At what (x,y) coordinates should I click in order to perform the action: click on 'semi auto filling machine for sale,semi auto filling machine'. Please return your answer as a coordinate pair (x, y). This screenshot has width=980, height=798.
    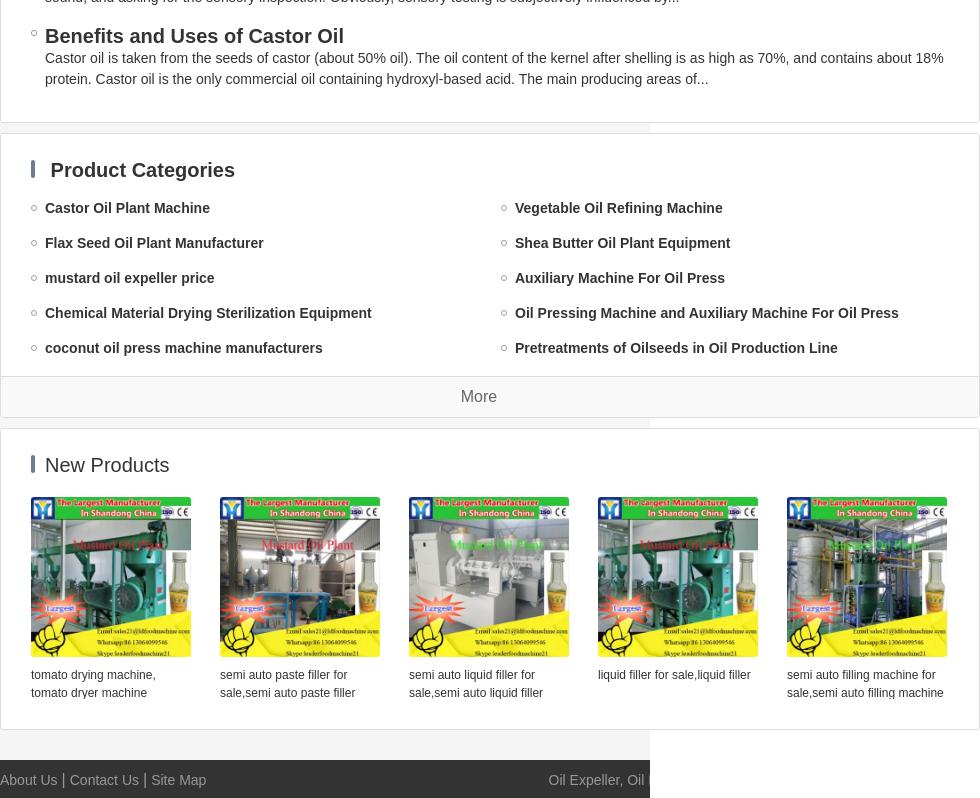
    Looking at the image, I should click on (865, 683).